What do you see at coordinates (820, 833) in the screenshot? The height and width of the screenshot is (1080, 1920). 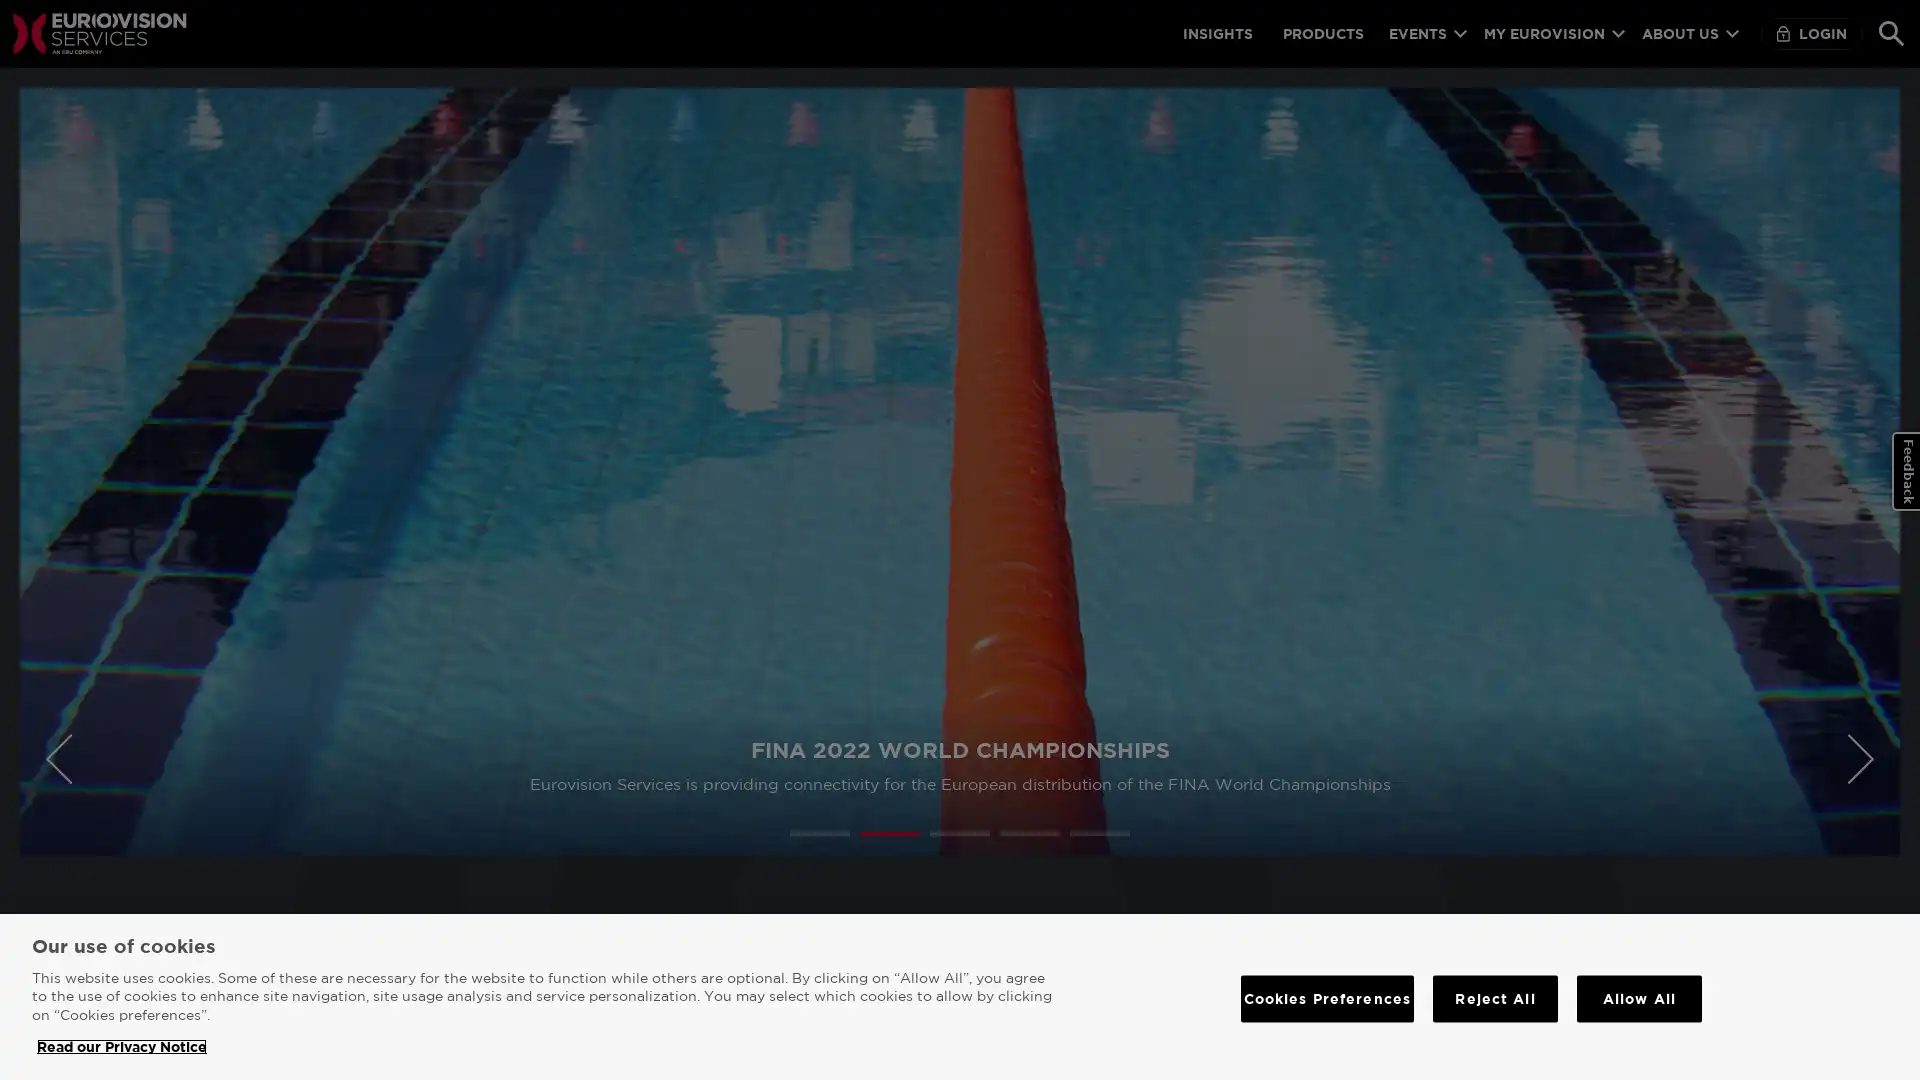 I see `Carousel Page 1` at bounding box center [820, 833].